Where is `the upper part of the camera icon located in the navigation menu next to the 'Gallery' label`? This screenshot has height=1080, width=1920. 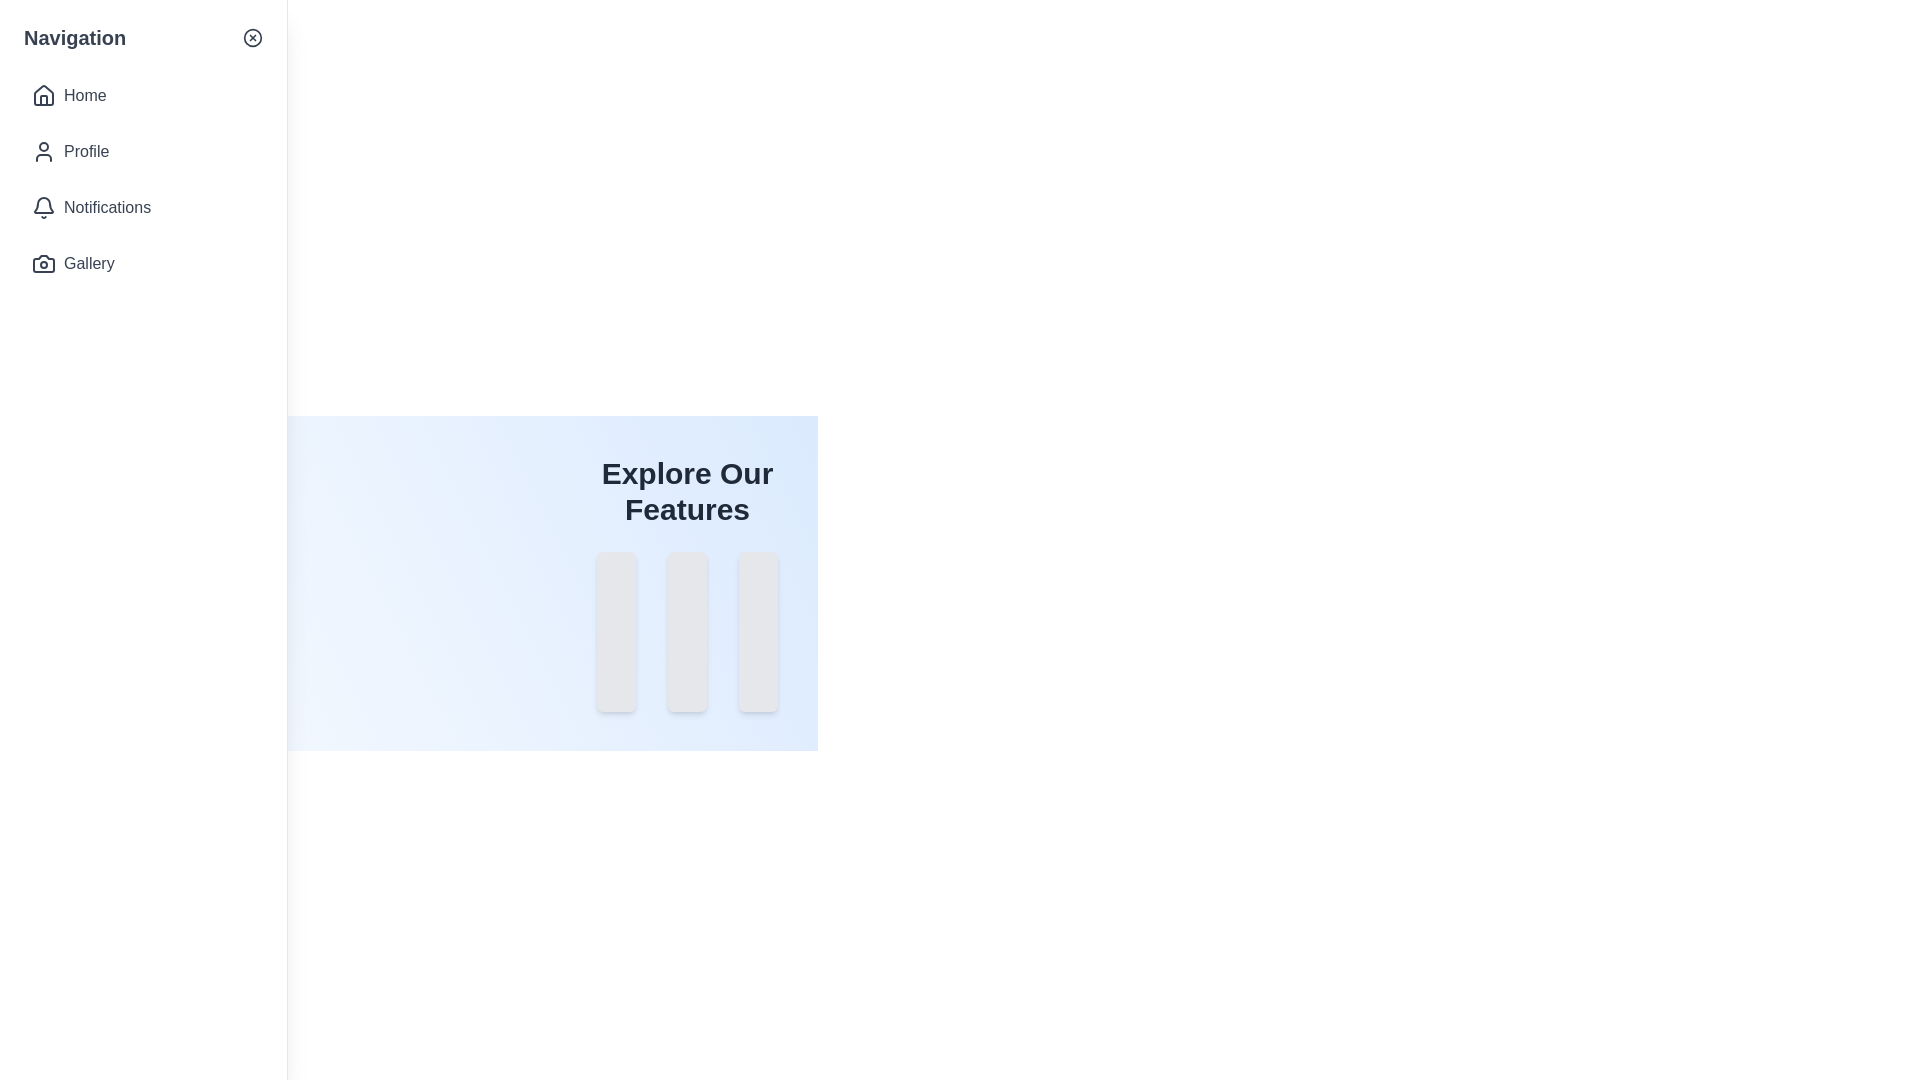 the upper part of the camera icon located in the navigation menu next to the 'Gallery' label is located at coordinates (43, 262).